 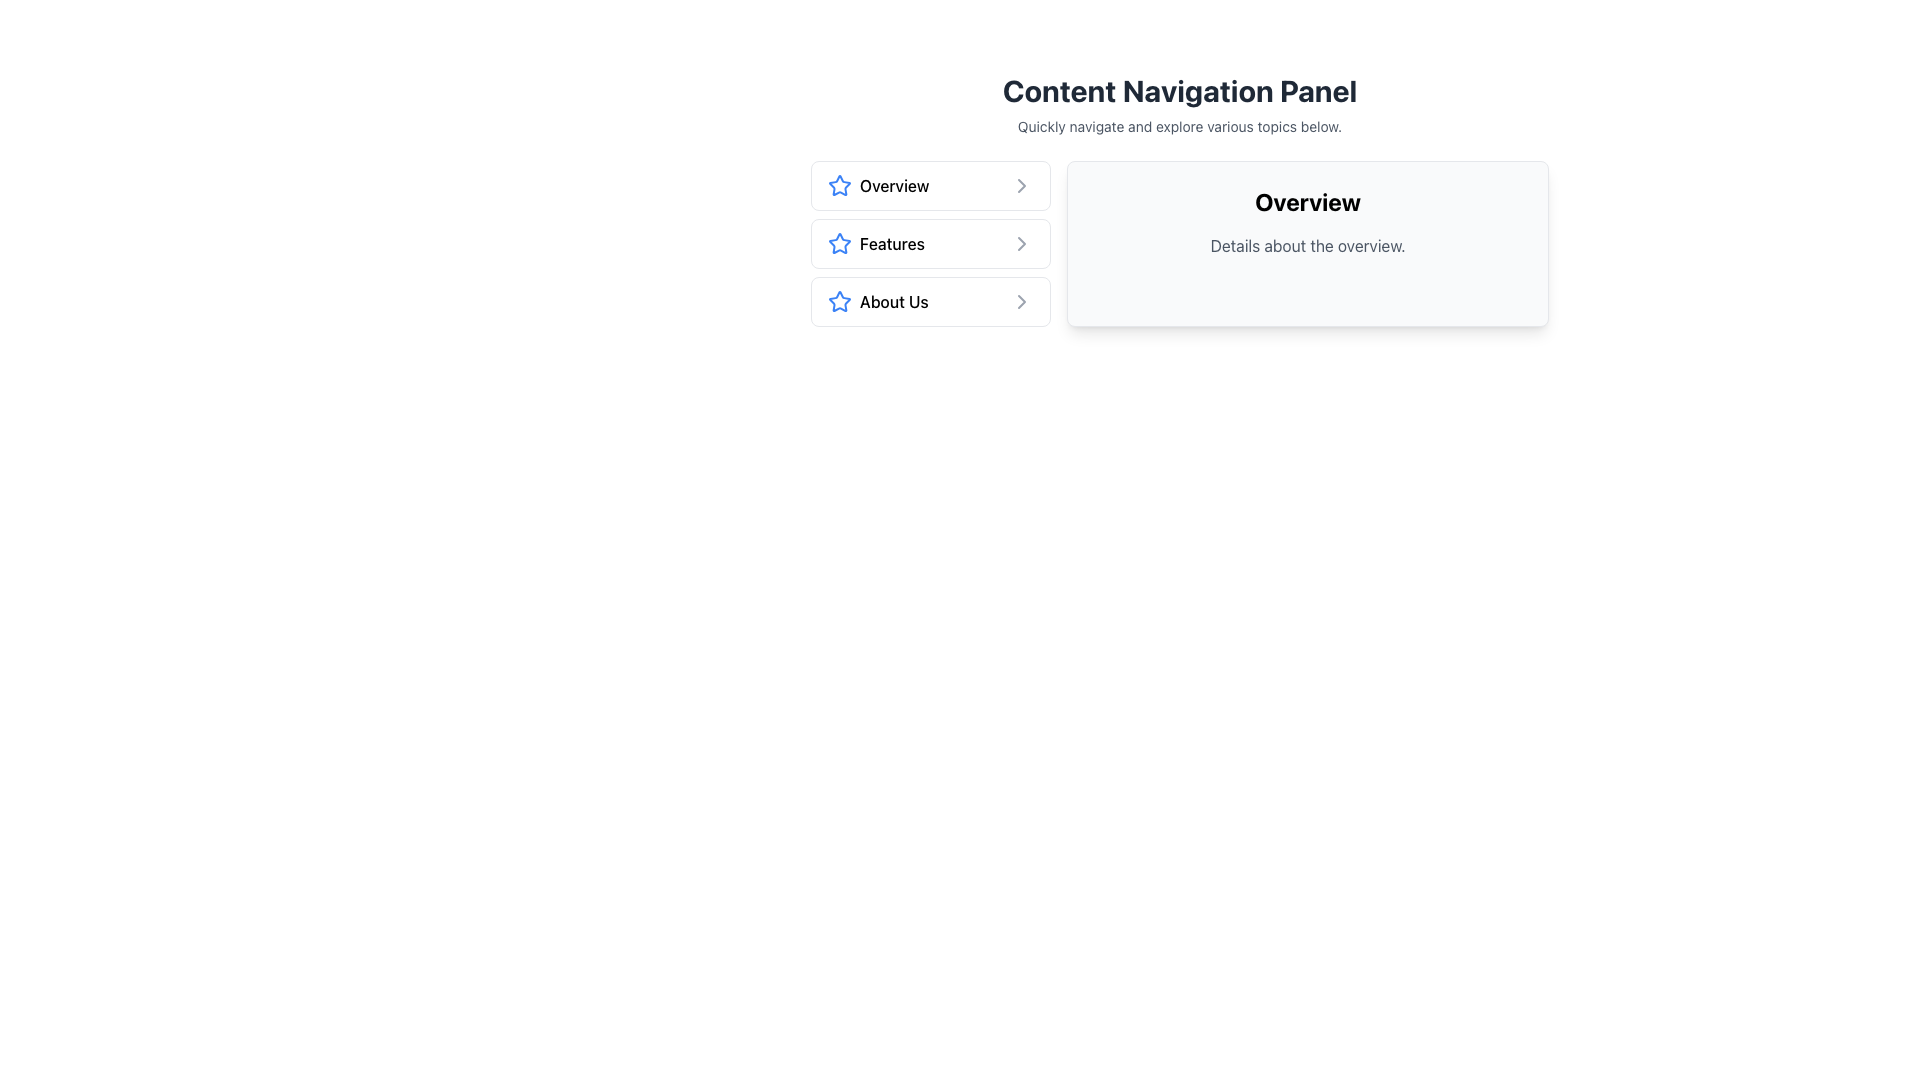 I want to click on the right-facing gray chevron icon located at the far right end of the 'Features' button, so click(x=1022, y=242).